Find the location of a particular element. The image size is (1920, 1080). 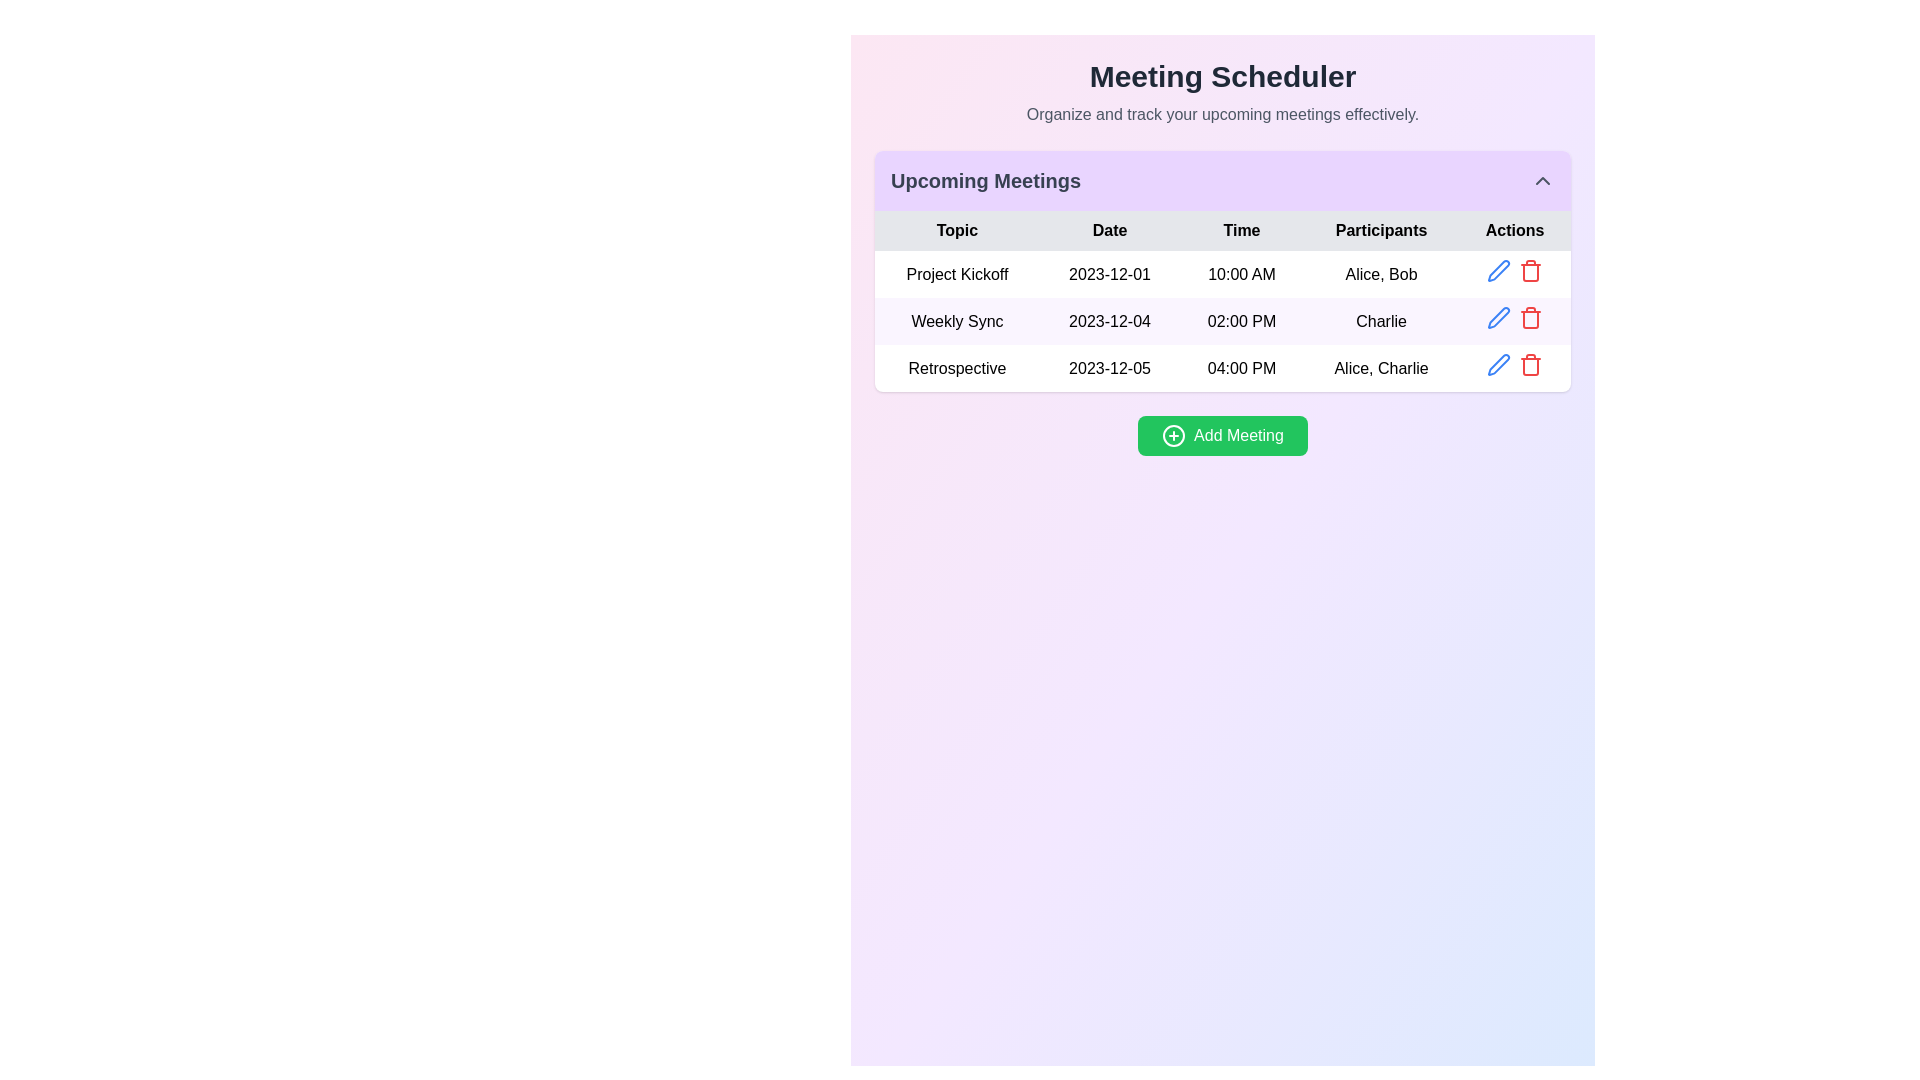

the rows of the data table displaying meeting information within the 'Upcoming Meetings' section to interact with individual cells is located at coordinates (1222, 301).